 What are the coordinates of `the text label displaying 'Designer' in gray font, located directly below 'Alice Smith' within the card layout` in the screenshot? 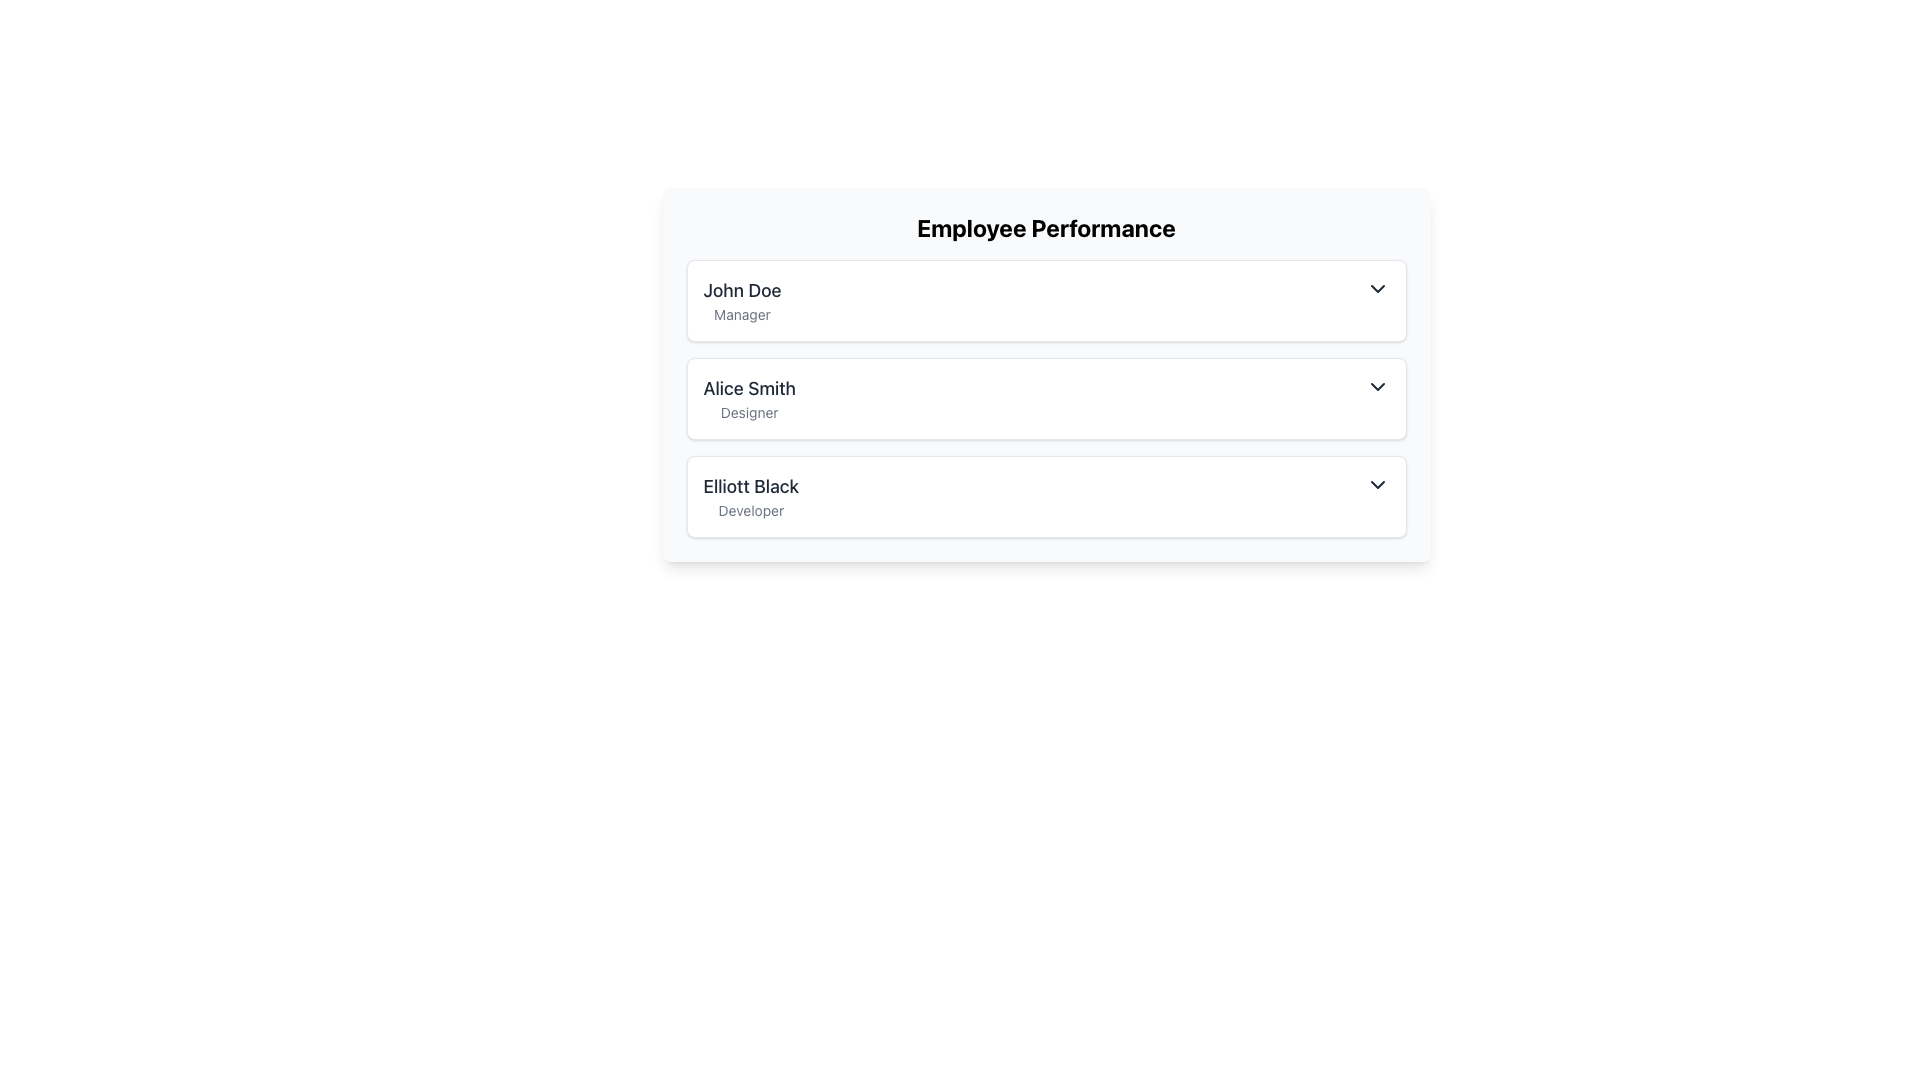 It's located at (748, 411).